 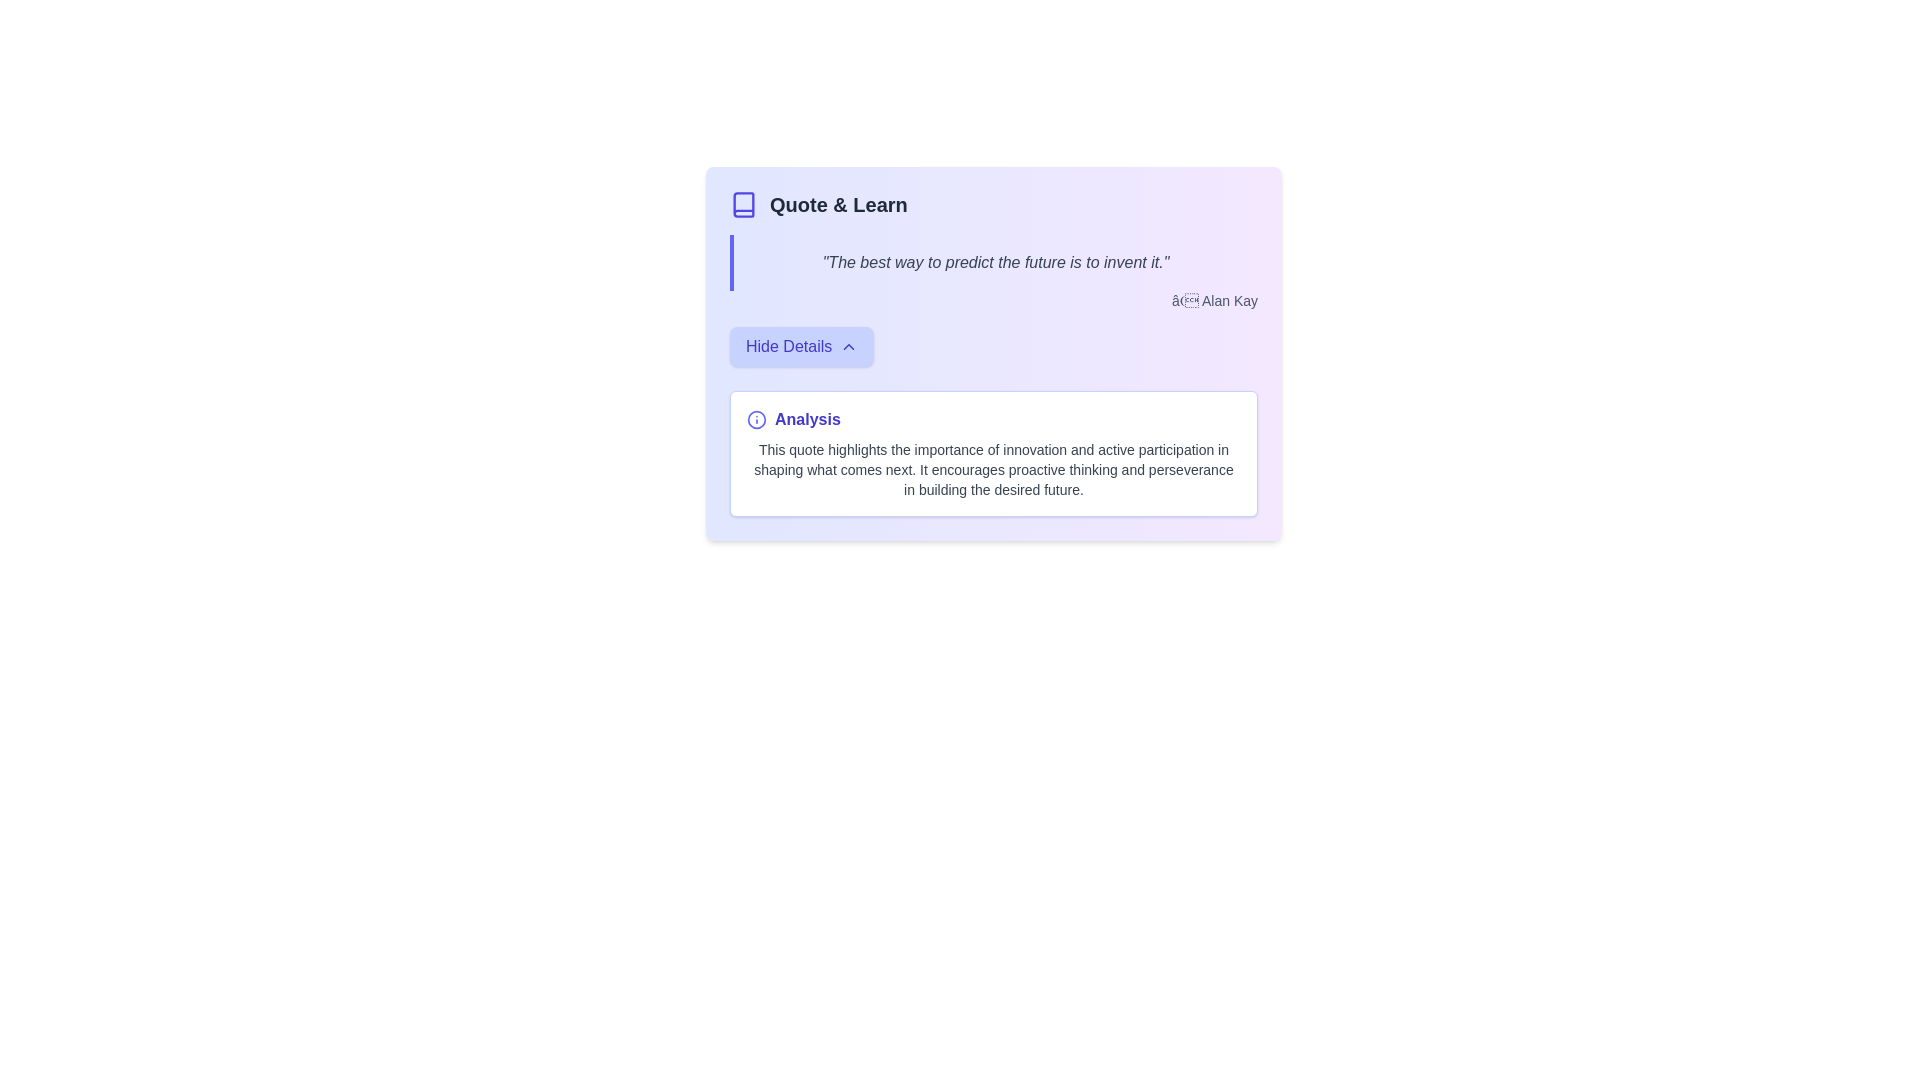 What do you see at coordinates (807, 419) in the screenshot?
I see `the Static Label displaying 'Analysis' in bold indigo font, positioned beside an information icon in the lower-middle section of the card-like interface` at bounding box center [807, 419].